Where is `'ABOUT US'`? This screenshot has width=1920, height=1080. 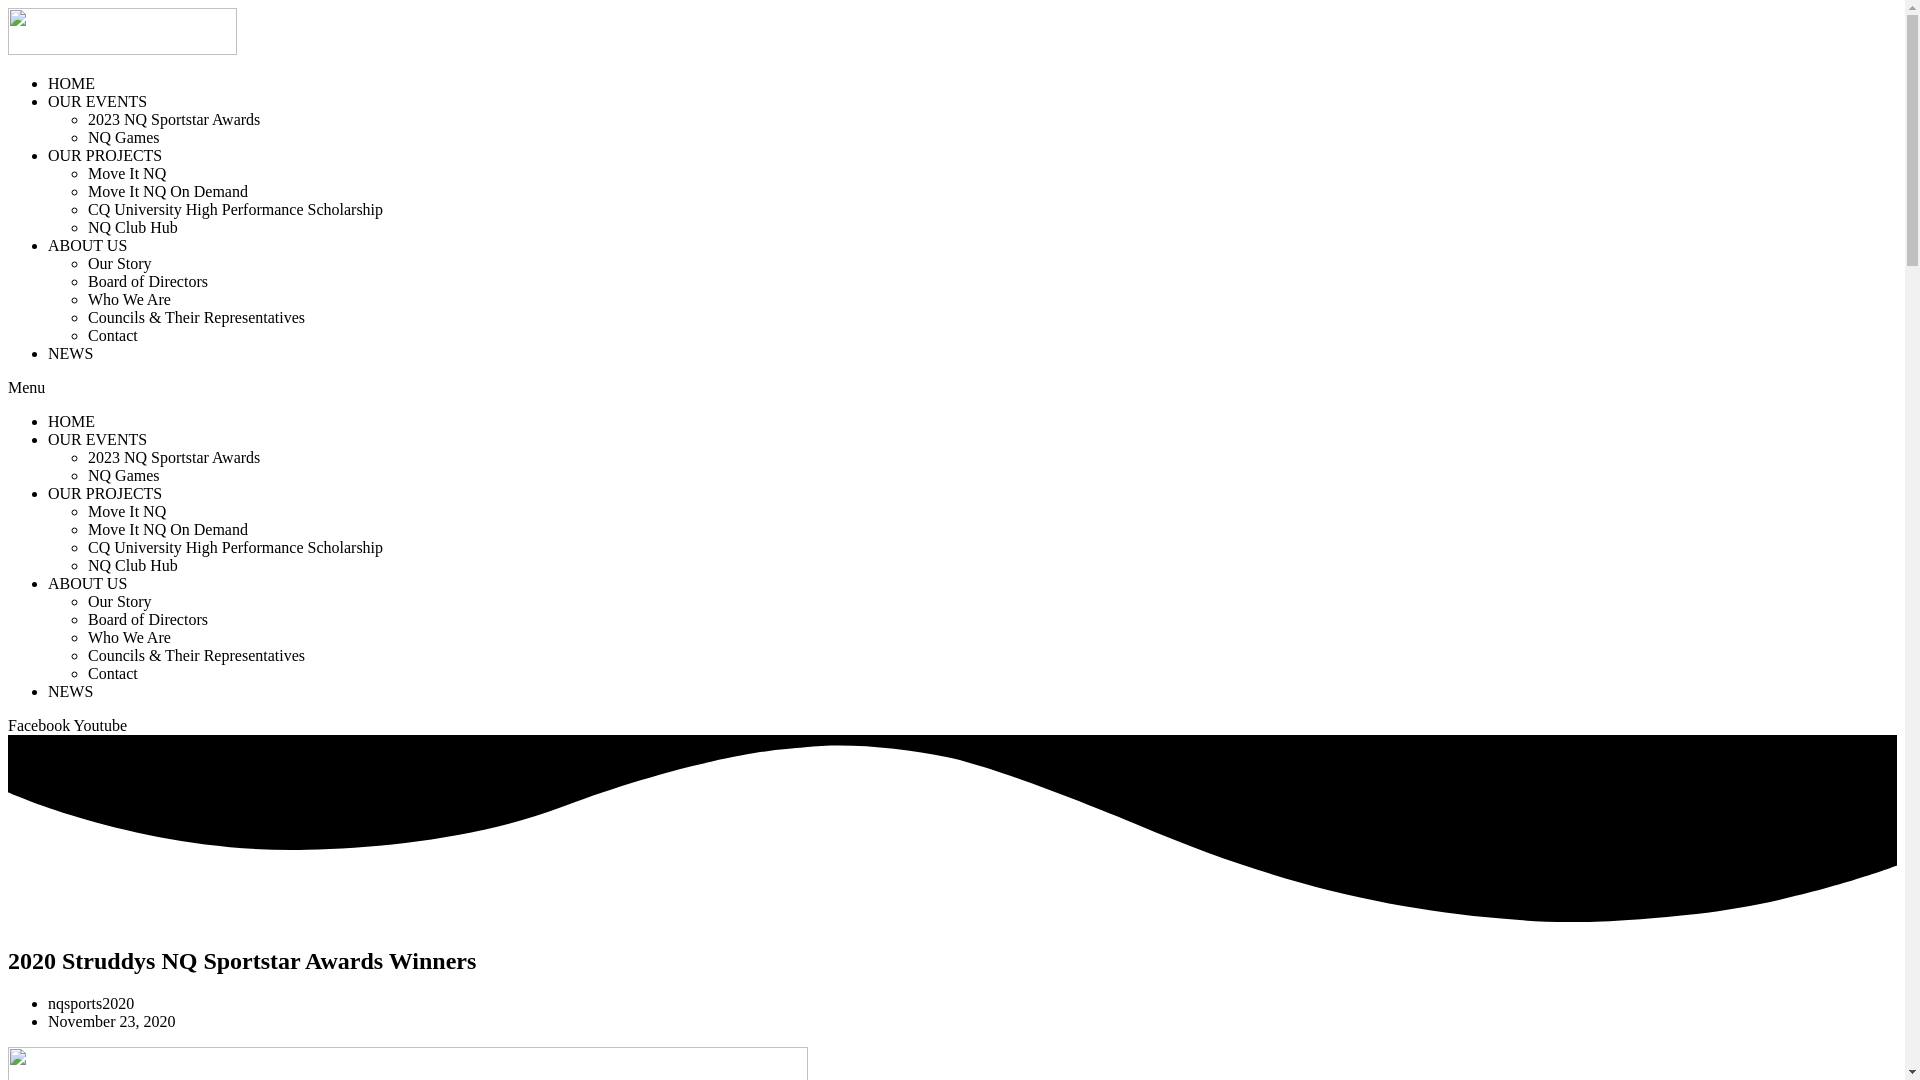 'ABOUT US' is located at coordinates (86, 244).